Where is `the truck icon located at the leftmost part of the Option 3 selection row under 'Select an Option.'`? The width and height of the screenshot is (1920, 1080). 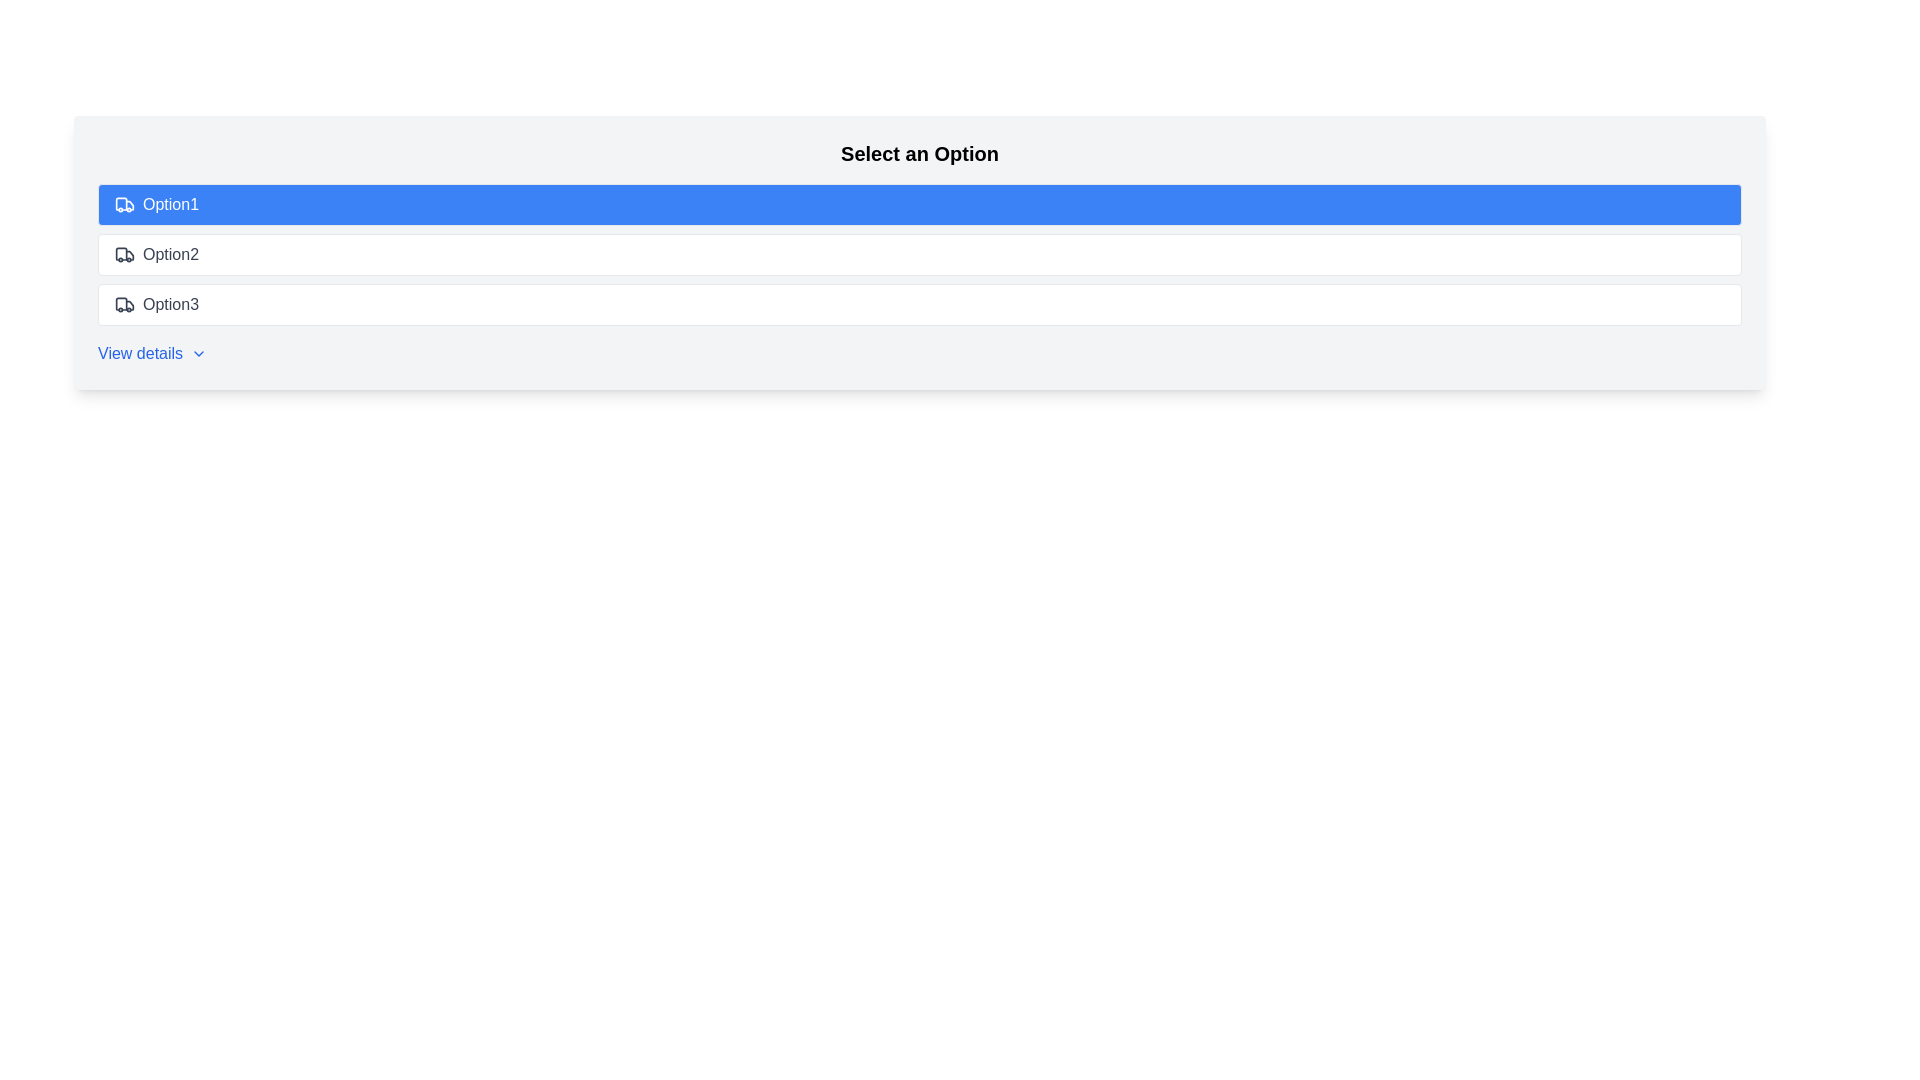 the truck icon located at the leftmost part of the Option 3 selection row under 'Select an Option.' is located at coordinates (123, 304).